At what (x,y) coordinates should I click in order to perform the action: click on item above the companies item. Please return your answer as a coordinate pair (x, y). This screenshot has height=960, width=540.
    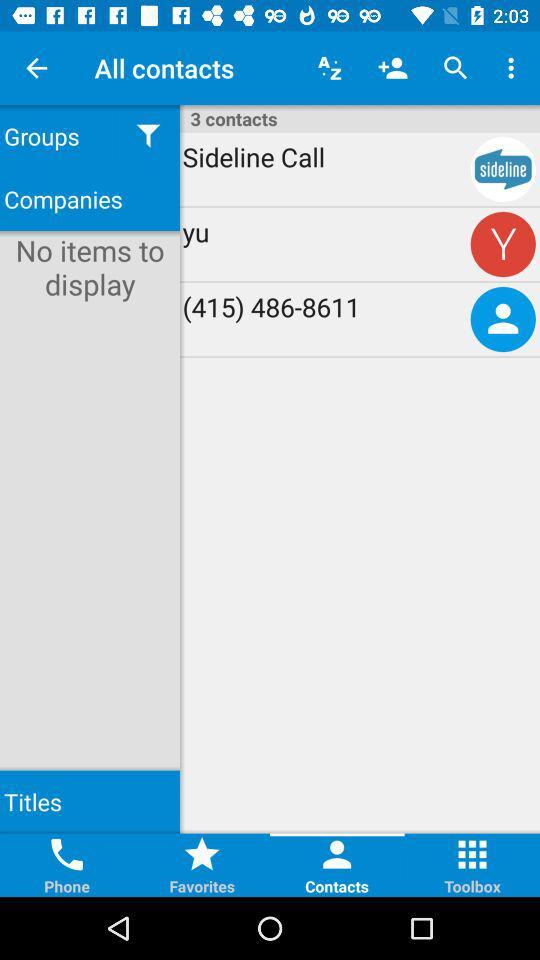
    Looking at the image, I should click on (58, 135).